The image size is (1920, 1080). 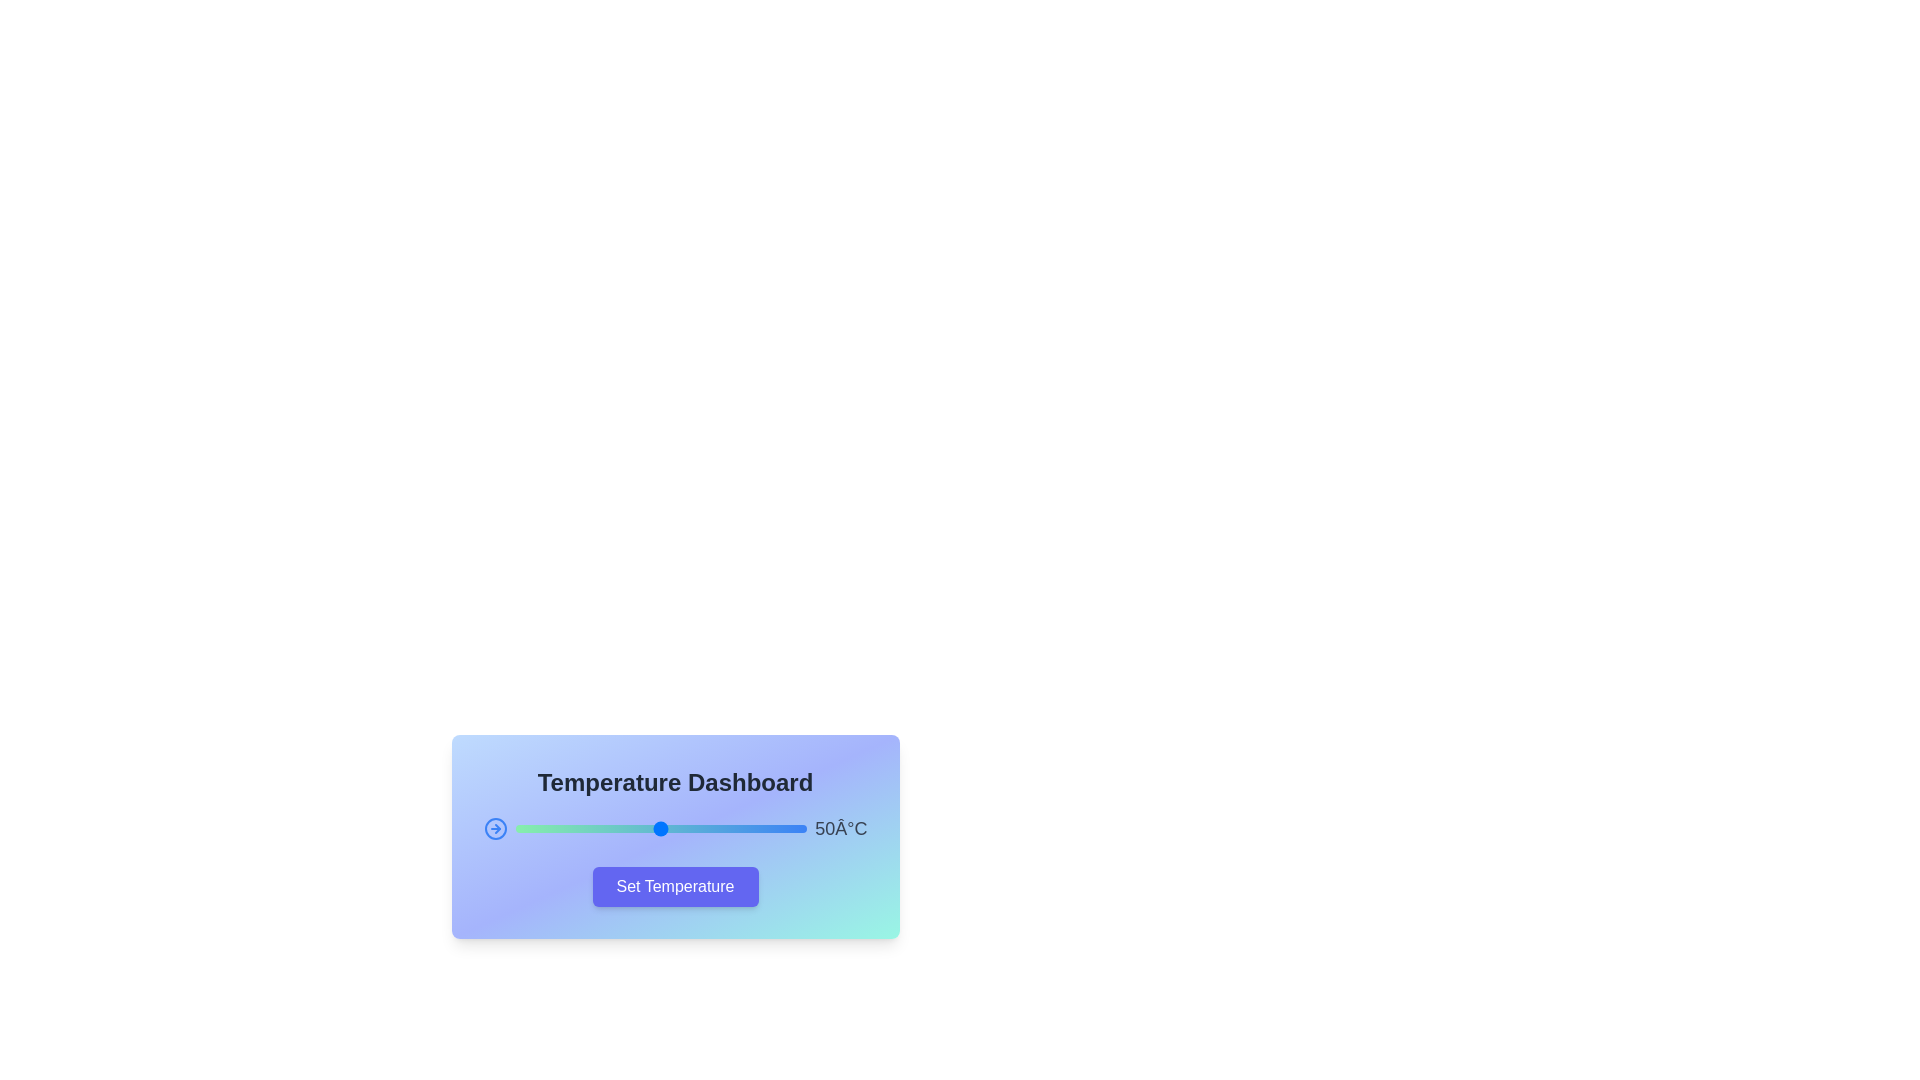 I want to click on the slider to set the temperature to 5°C, so click(x=530, y=829).